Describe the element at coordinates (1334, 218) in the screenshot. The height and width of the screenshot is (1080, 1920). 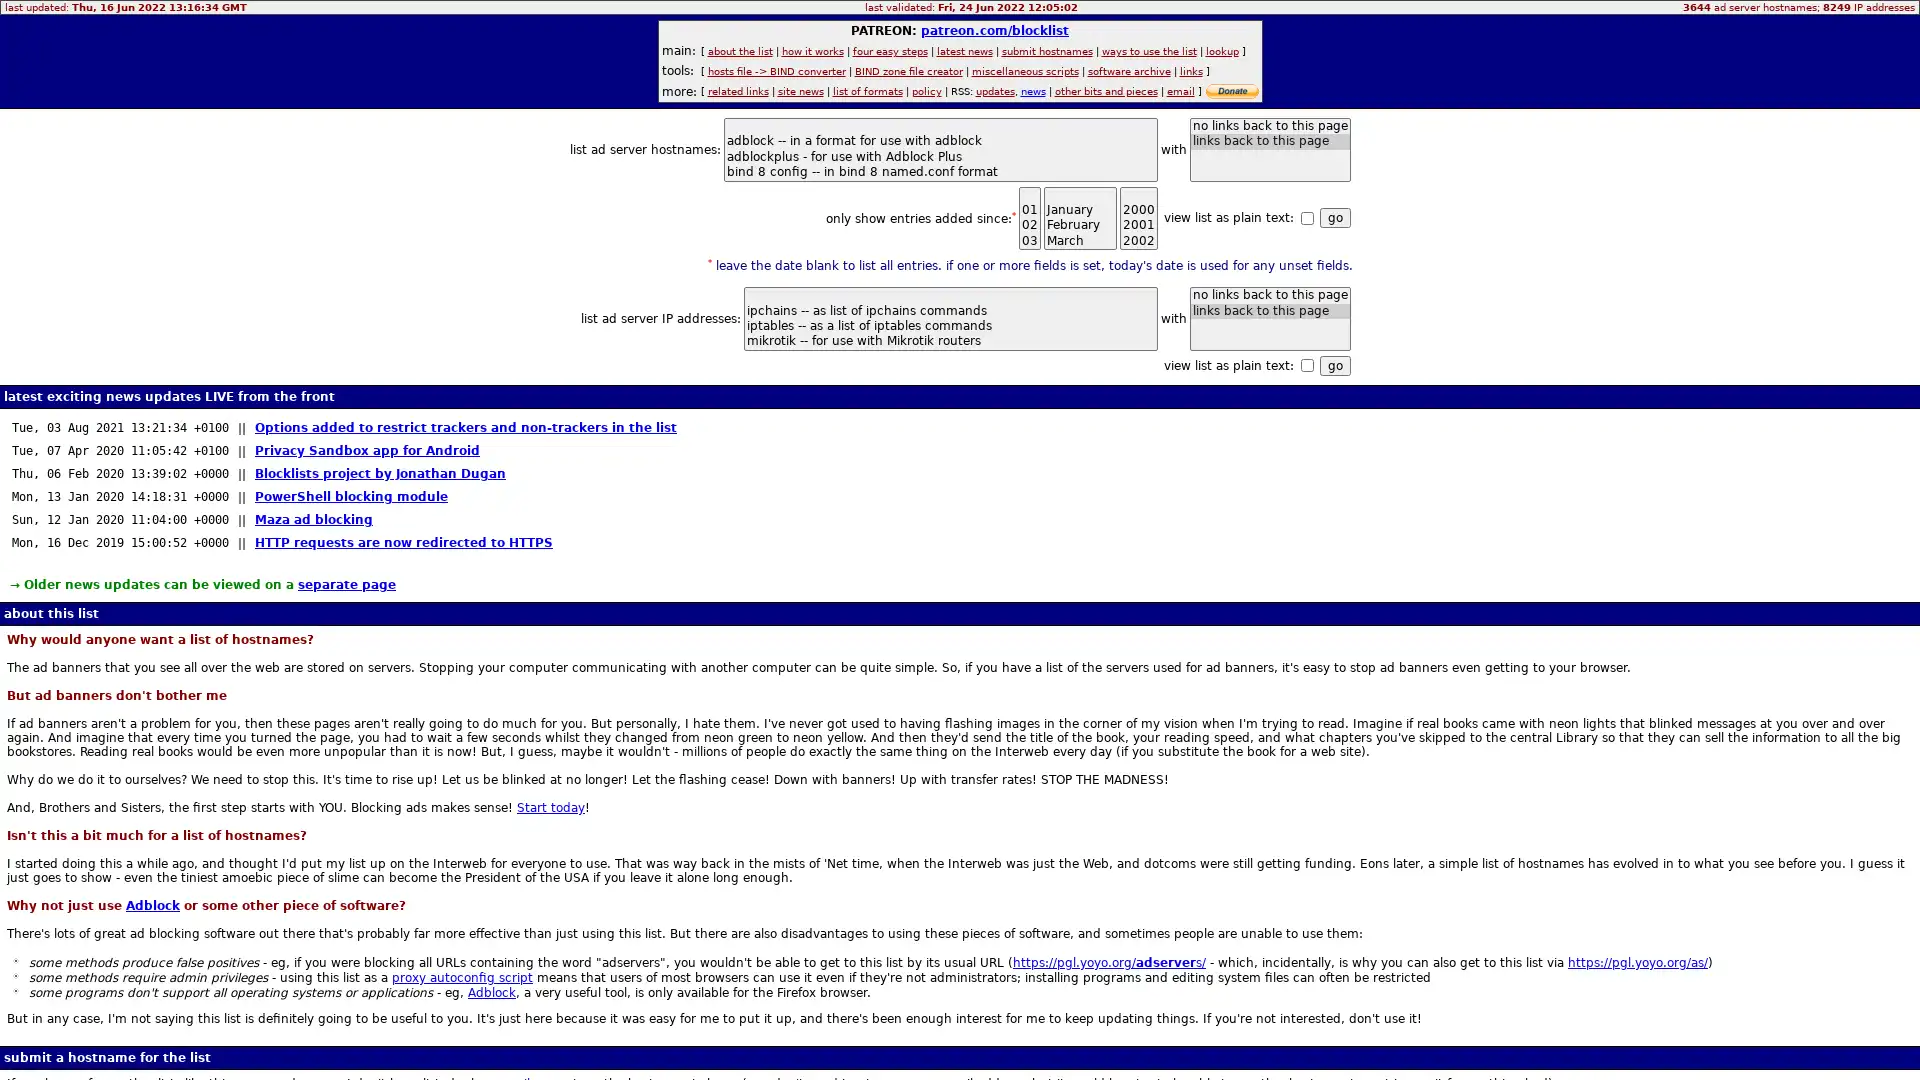
I see `go` at that location.